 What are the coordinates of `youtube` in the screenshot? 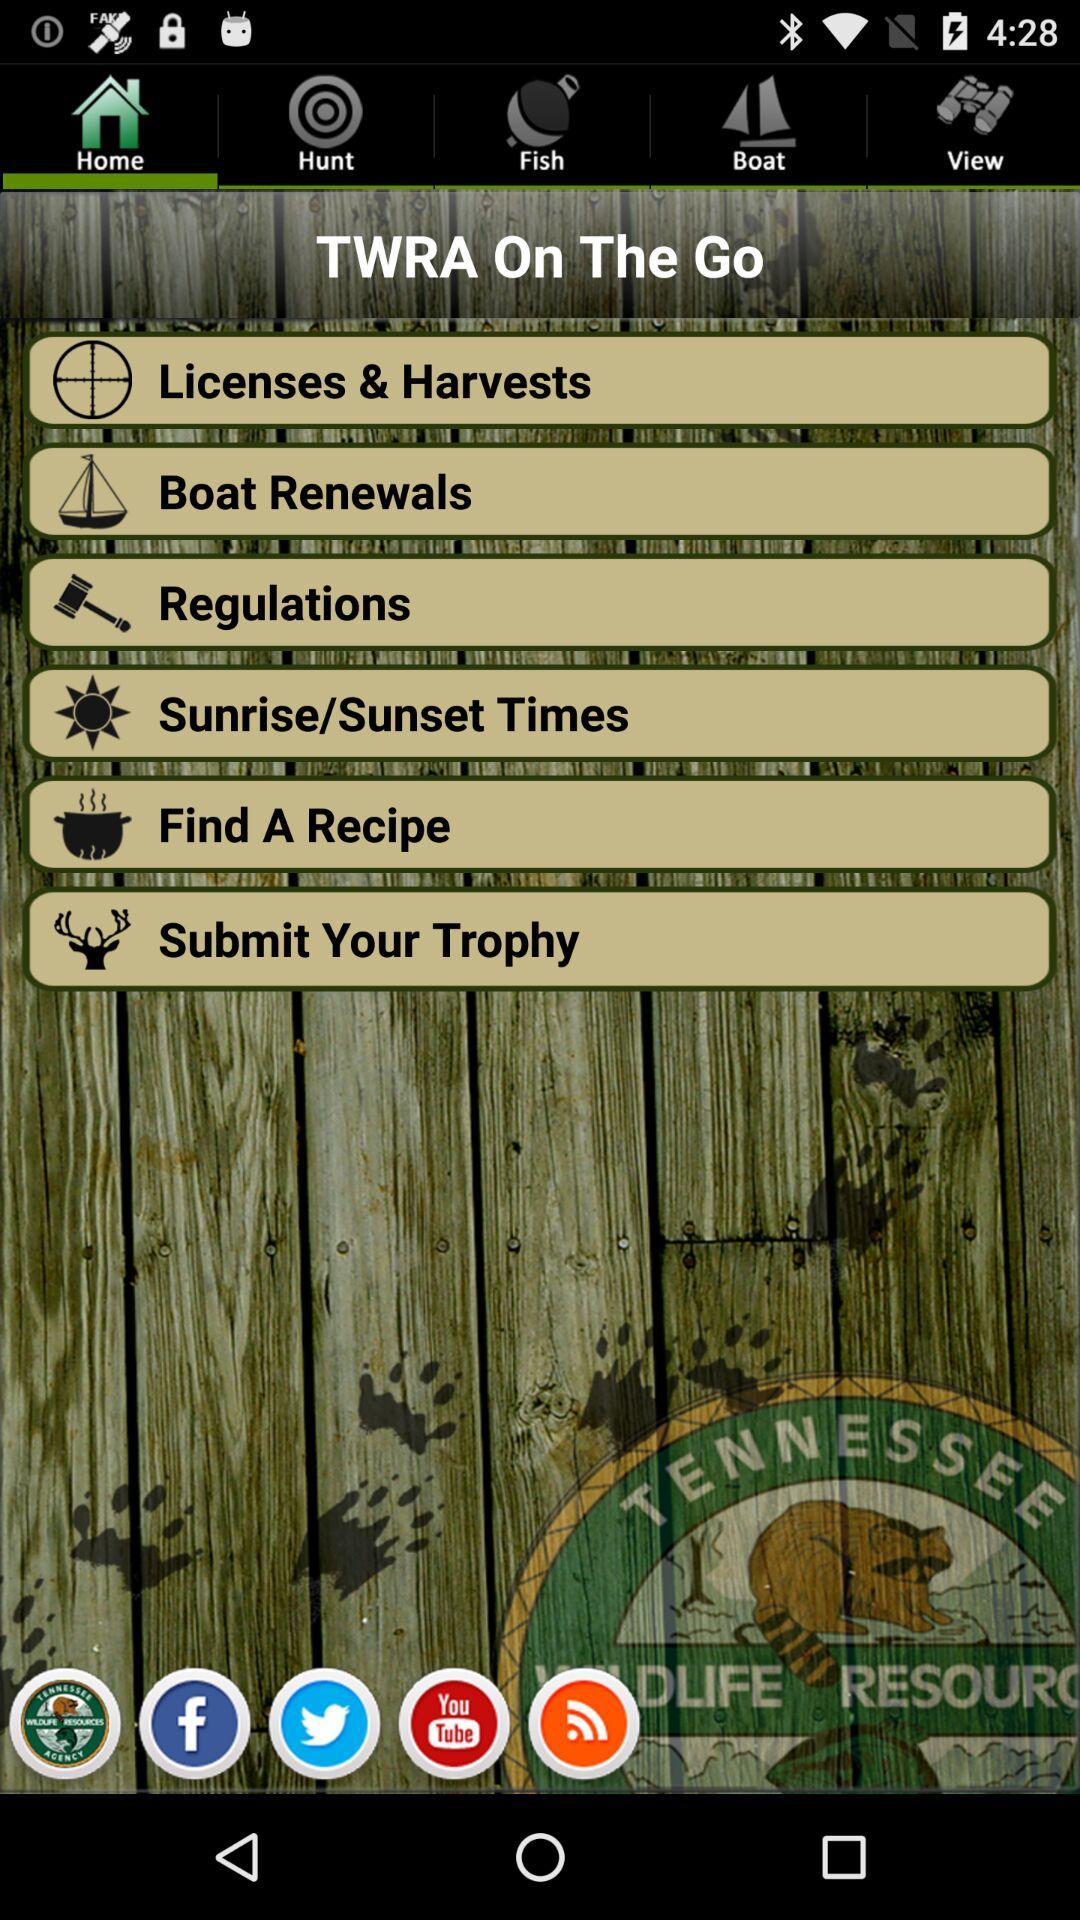 It's located at (454, 1728).